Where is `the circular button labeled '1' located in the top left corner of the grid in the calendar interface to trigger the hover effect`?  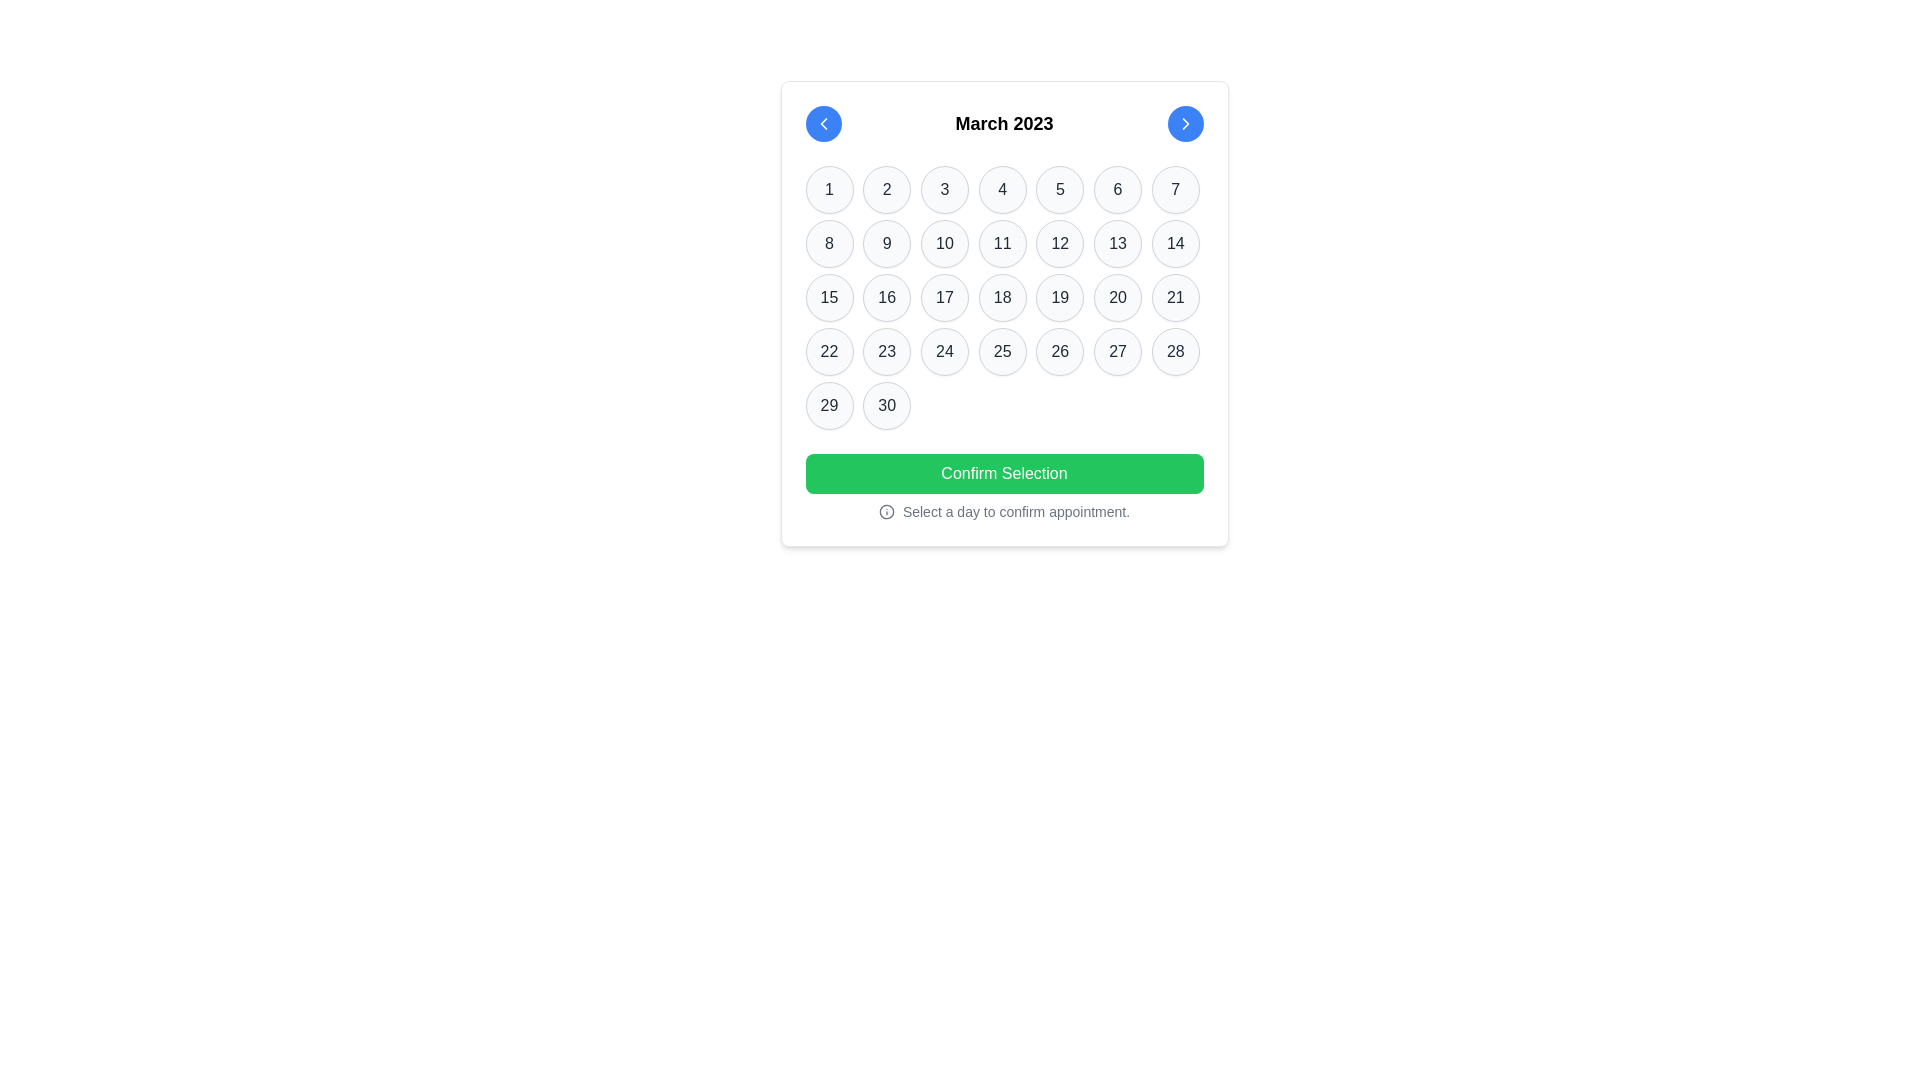
the circular button labeled '1' located in the top left corner of the grid in the calendar interface to trigger the hover effect is located at coordinates (829, 189).